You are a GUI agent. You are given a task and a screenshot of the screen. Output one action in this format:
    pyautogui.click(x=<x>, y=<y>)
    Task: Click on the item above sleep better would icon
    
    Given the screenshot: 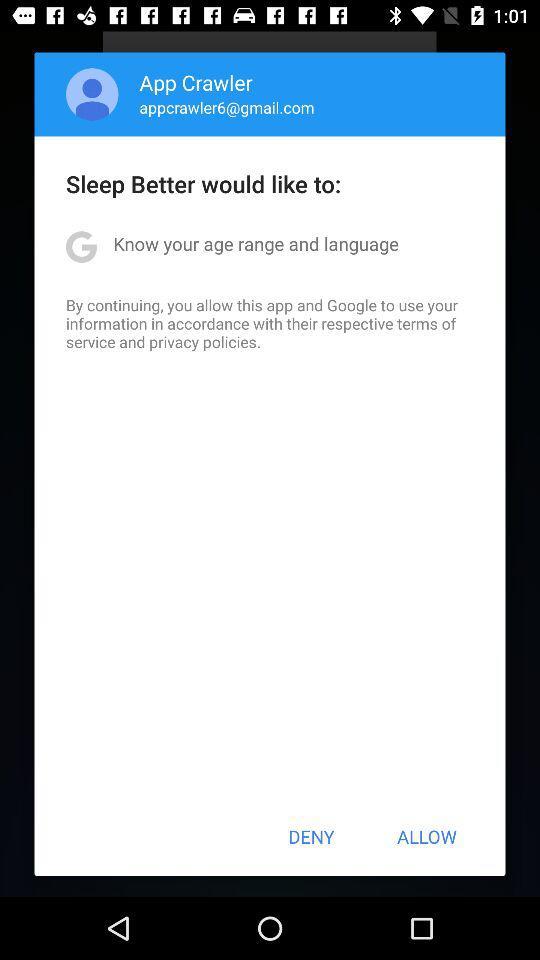 What is the action you would take?
    pyautogui.click(x=226, y=107)
    